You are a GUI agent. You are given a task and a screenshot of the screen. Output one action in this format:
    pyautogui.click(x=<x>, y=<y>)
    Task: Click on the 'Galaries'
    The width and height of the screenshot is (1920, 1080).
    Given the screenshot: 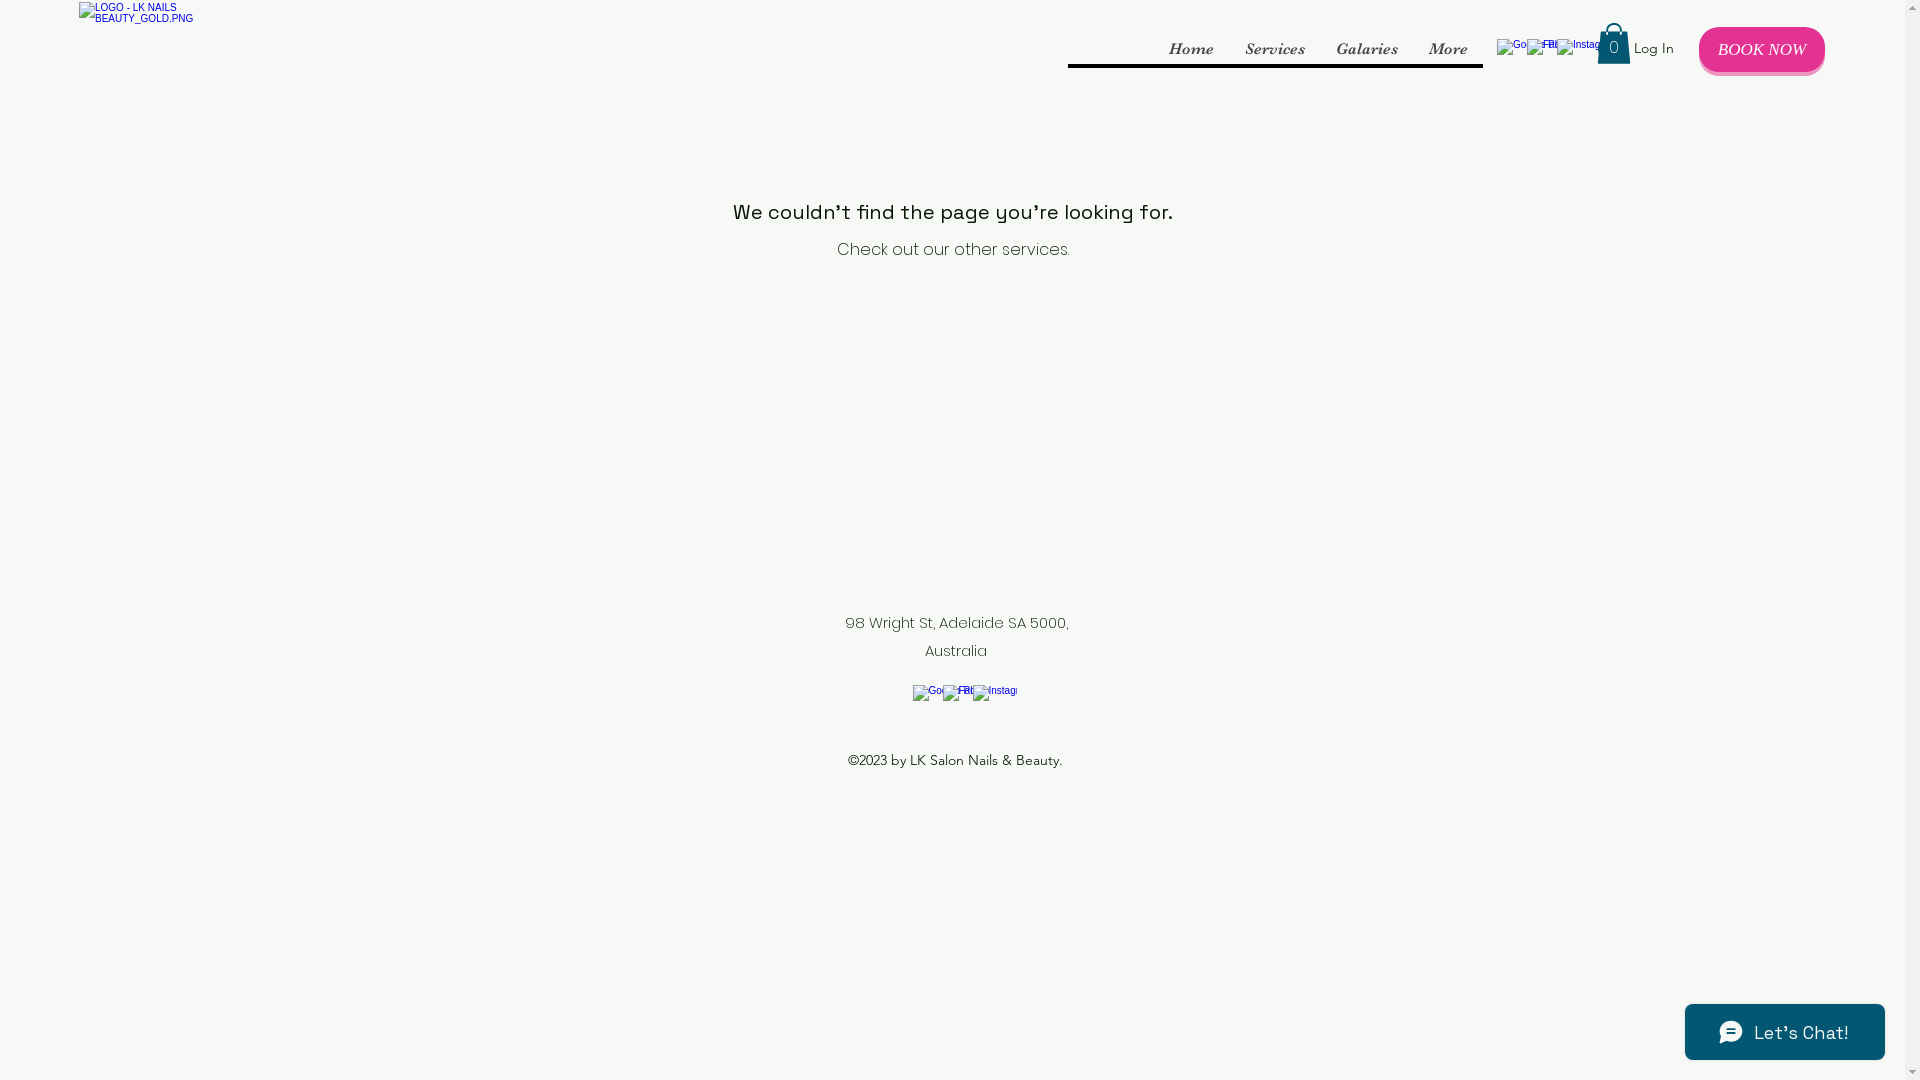 What is the action you would take?
    pyautogui.click(x=1365, y=48)
    